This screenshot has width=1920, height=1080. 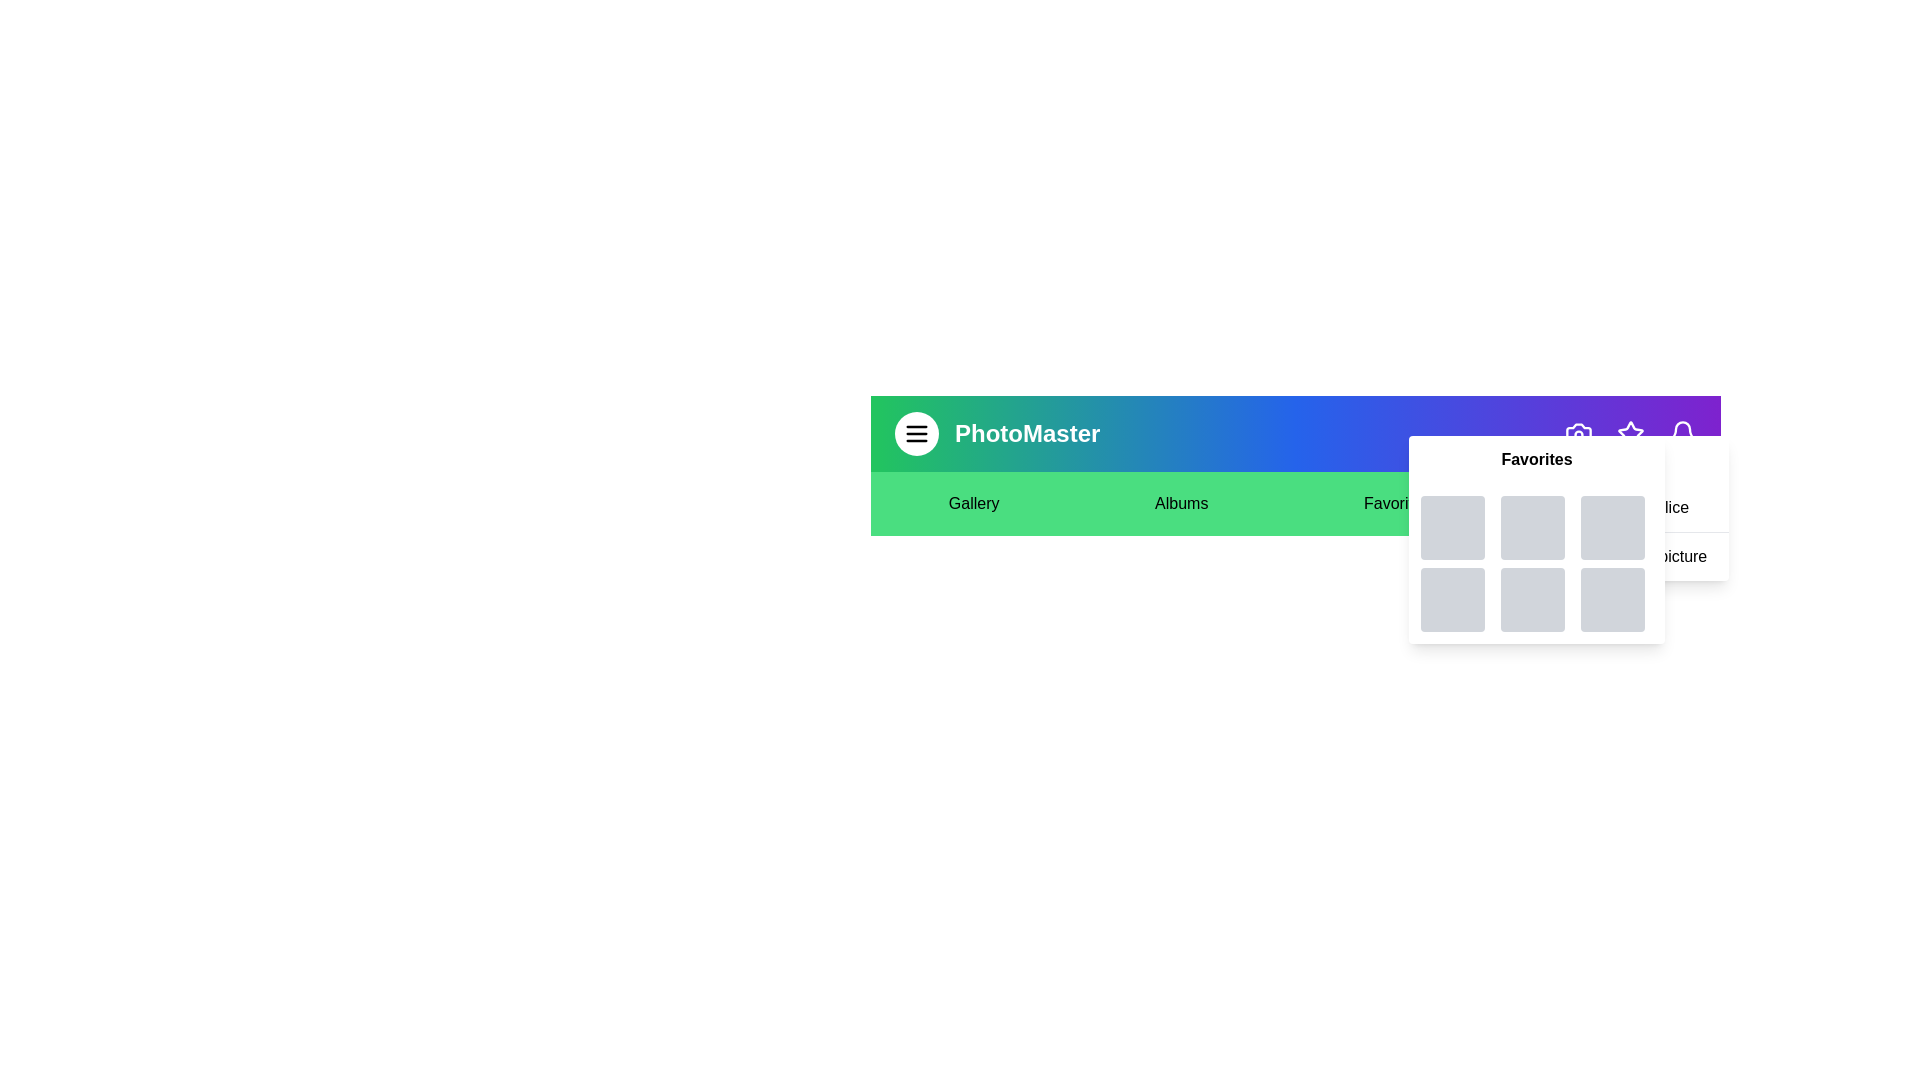 I want to click on the menu item Favorites from the navigation bar, so click(x=1395, y=503).